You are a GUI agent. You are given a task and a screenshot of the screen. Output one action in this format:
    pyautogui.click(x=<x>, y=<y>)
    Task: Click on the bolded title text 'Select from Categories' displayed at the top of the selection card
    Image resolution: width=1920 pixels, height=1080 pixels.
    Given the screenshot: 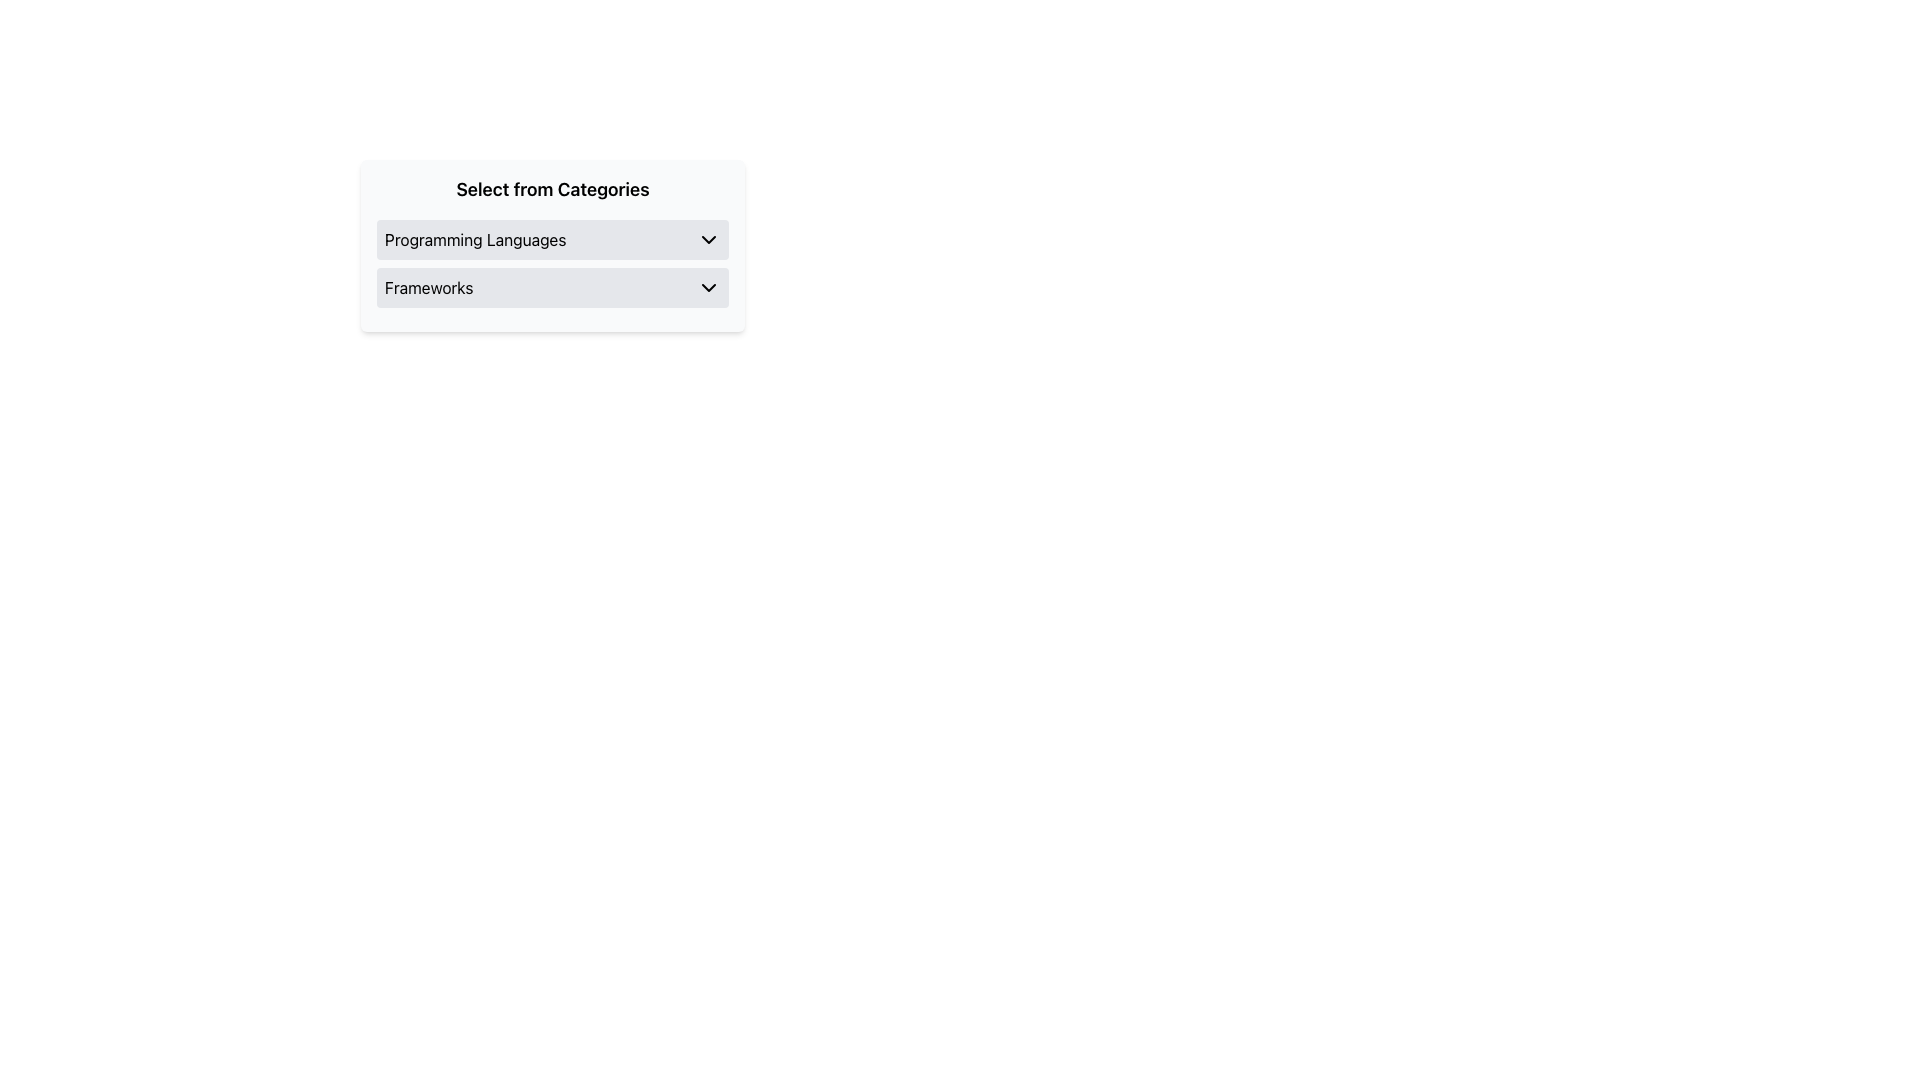 What is the action you would take?
    pyautogui.click(x=552, y=189)
    